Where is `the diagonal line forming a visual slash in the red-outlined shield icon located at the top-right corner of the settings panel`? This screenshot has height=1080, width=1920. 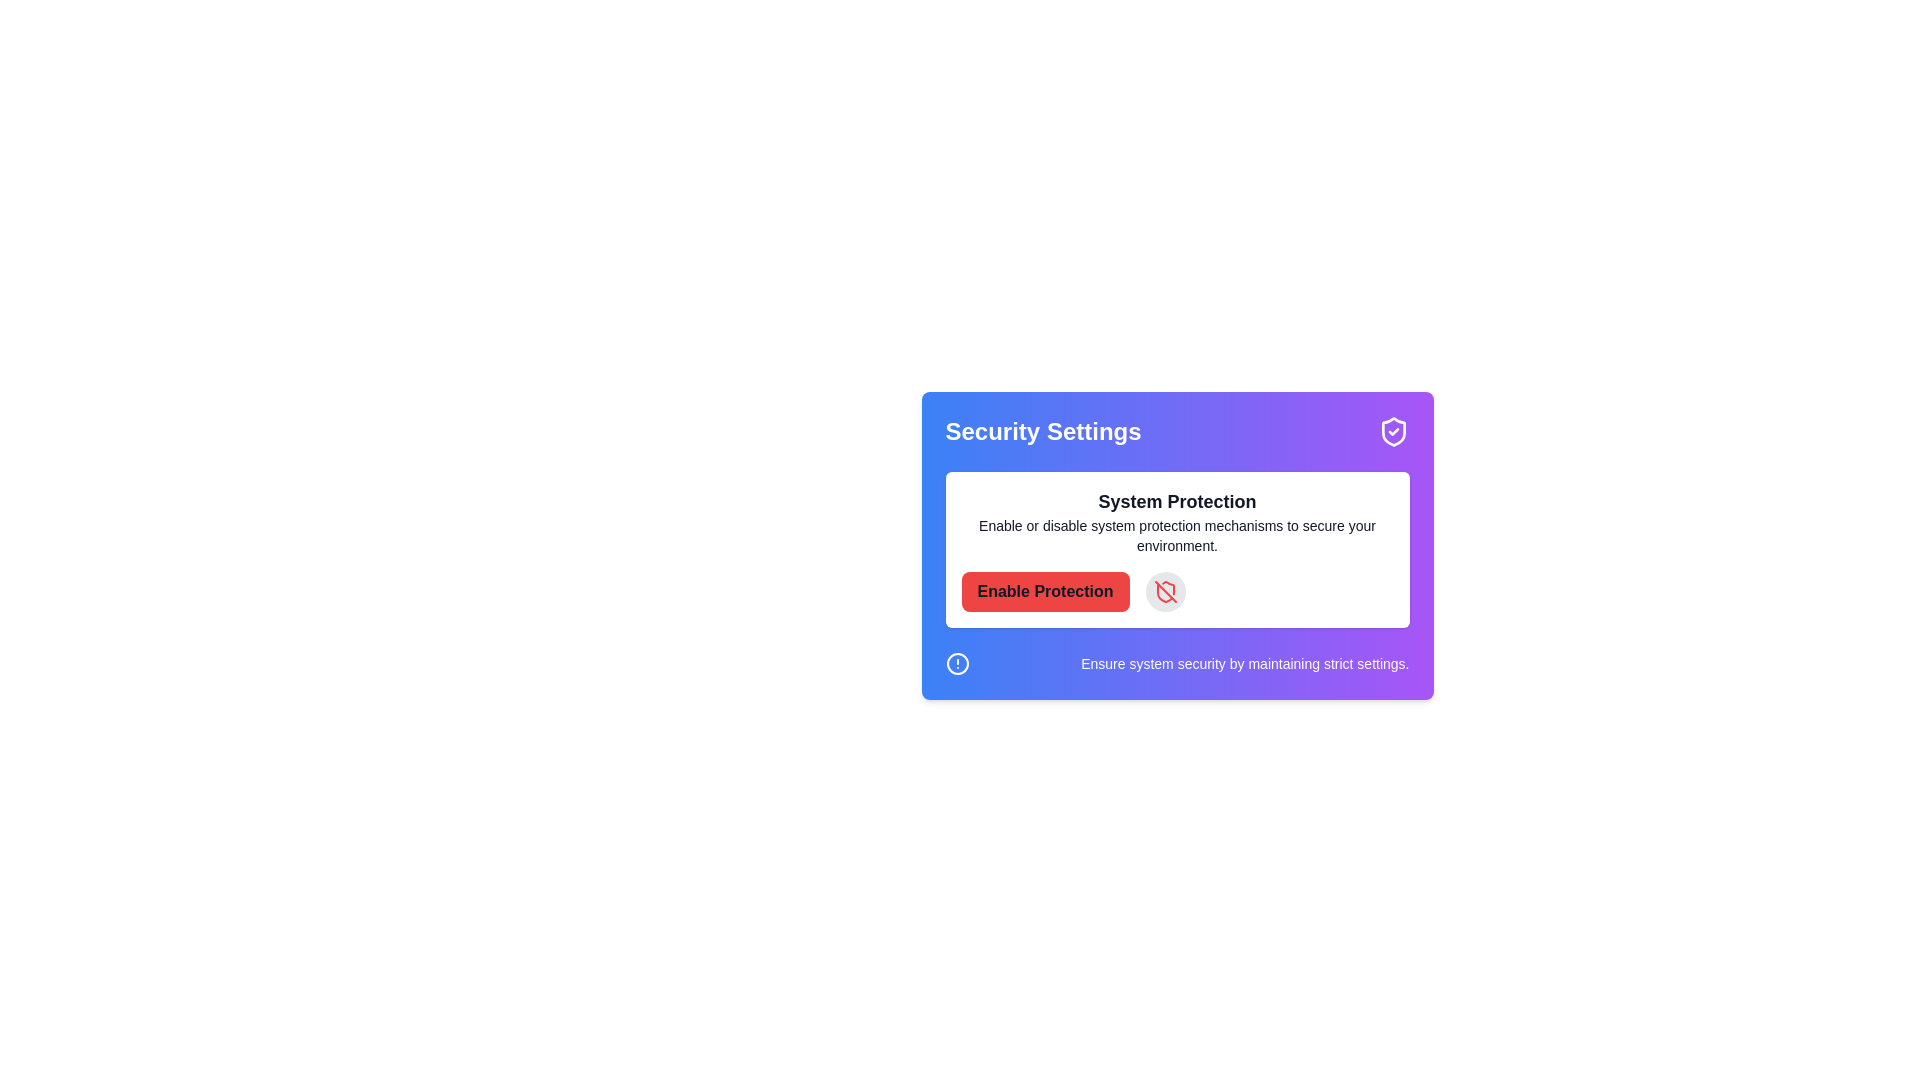
the diagonal line forming a visual slash in the red-outlined shield icon located at the top-right corner of the settings panel is located at coordinates (1165, 590).